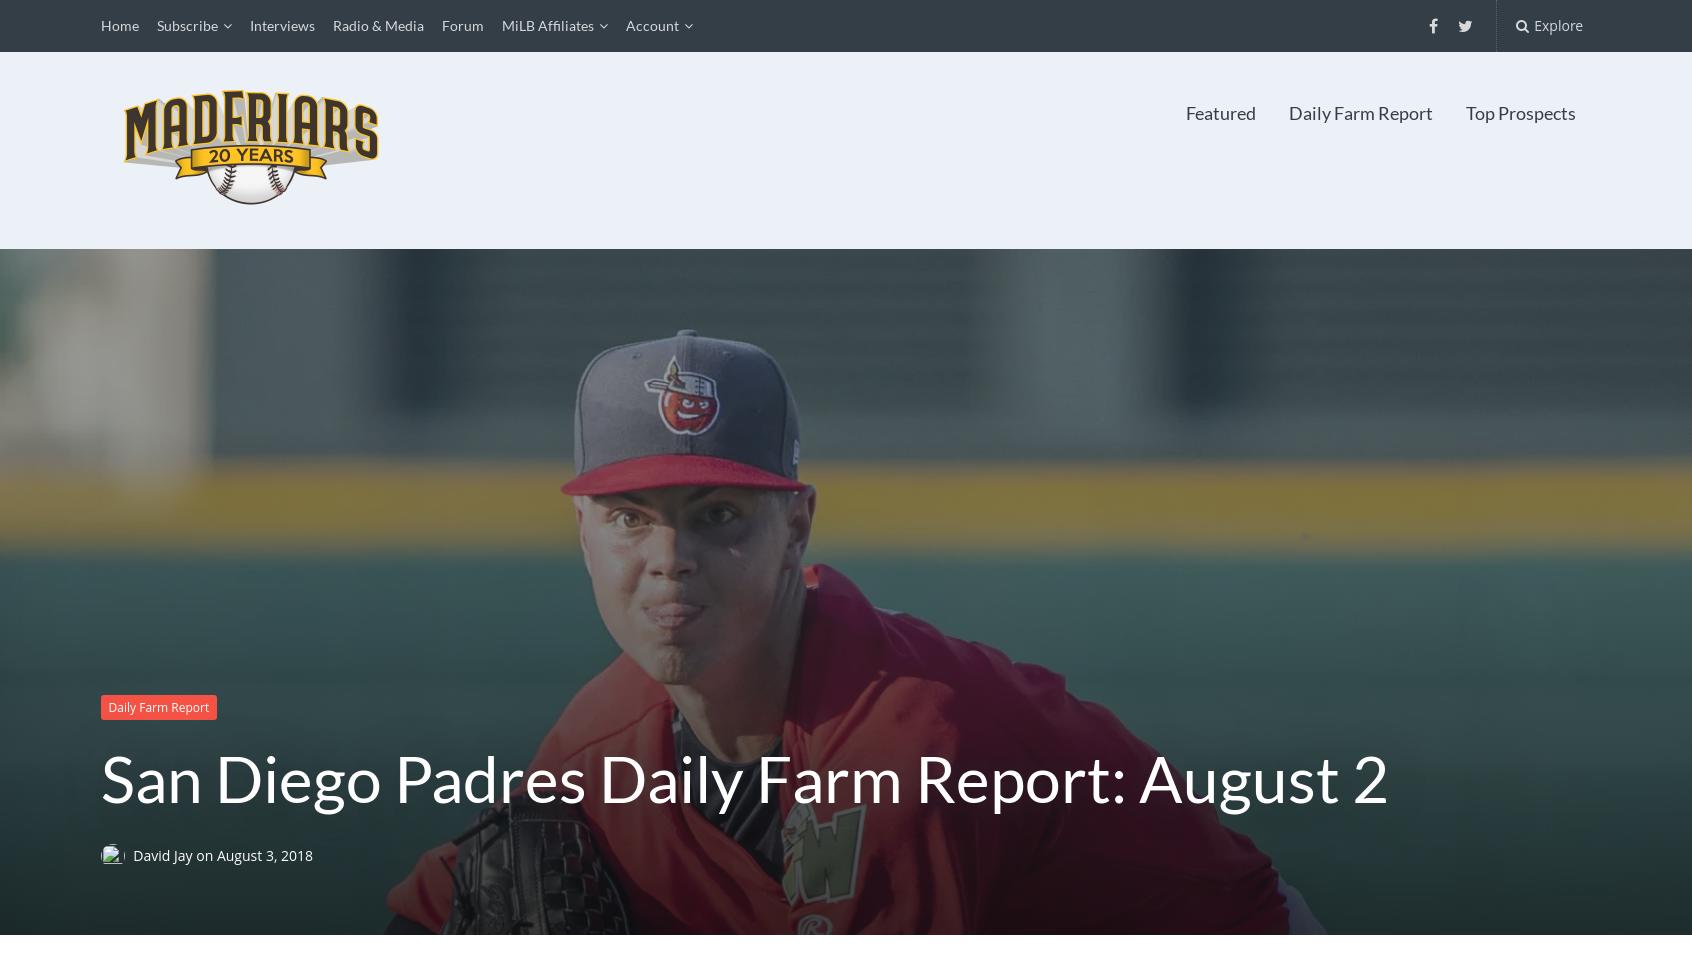  Describe the element at coordinates (132, 853) in the screenshot. I see `'David Jay'` at that location.